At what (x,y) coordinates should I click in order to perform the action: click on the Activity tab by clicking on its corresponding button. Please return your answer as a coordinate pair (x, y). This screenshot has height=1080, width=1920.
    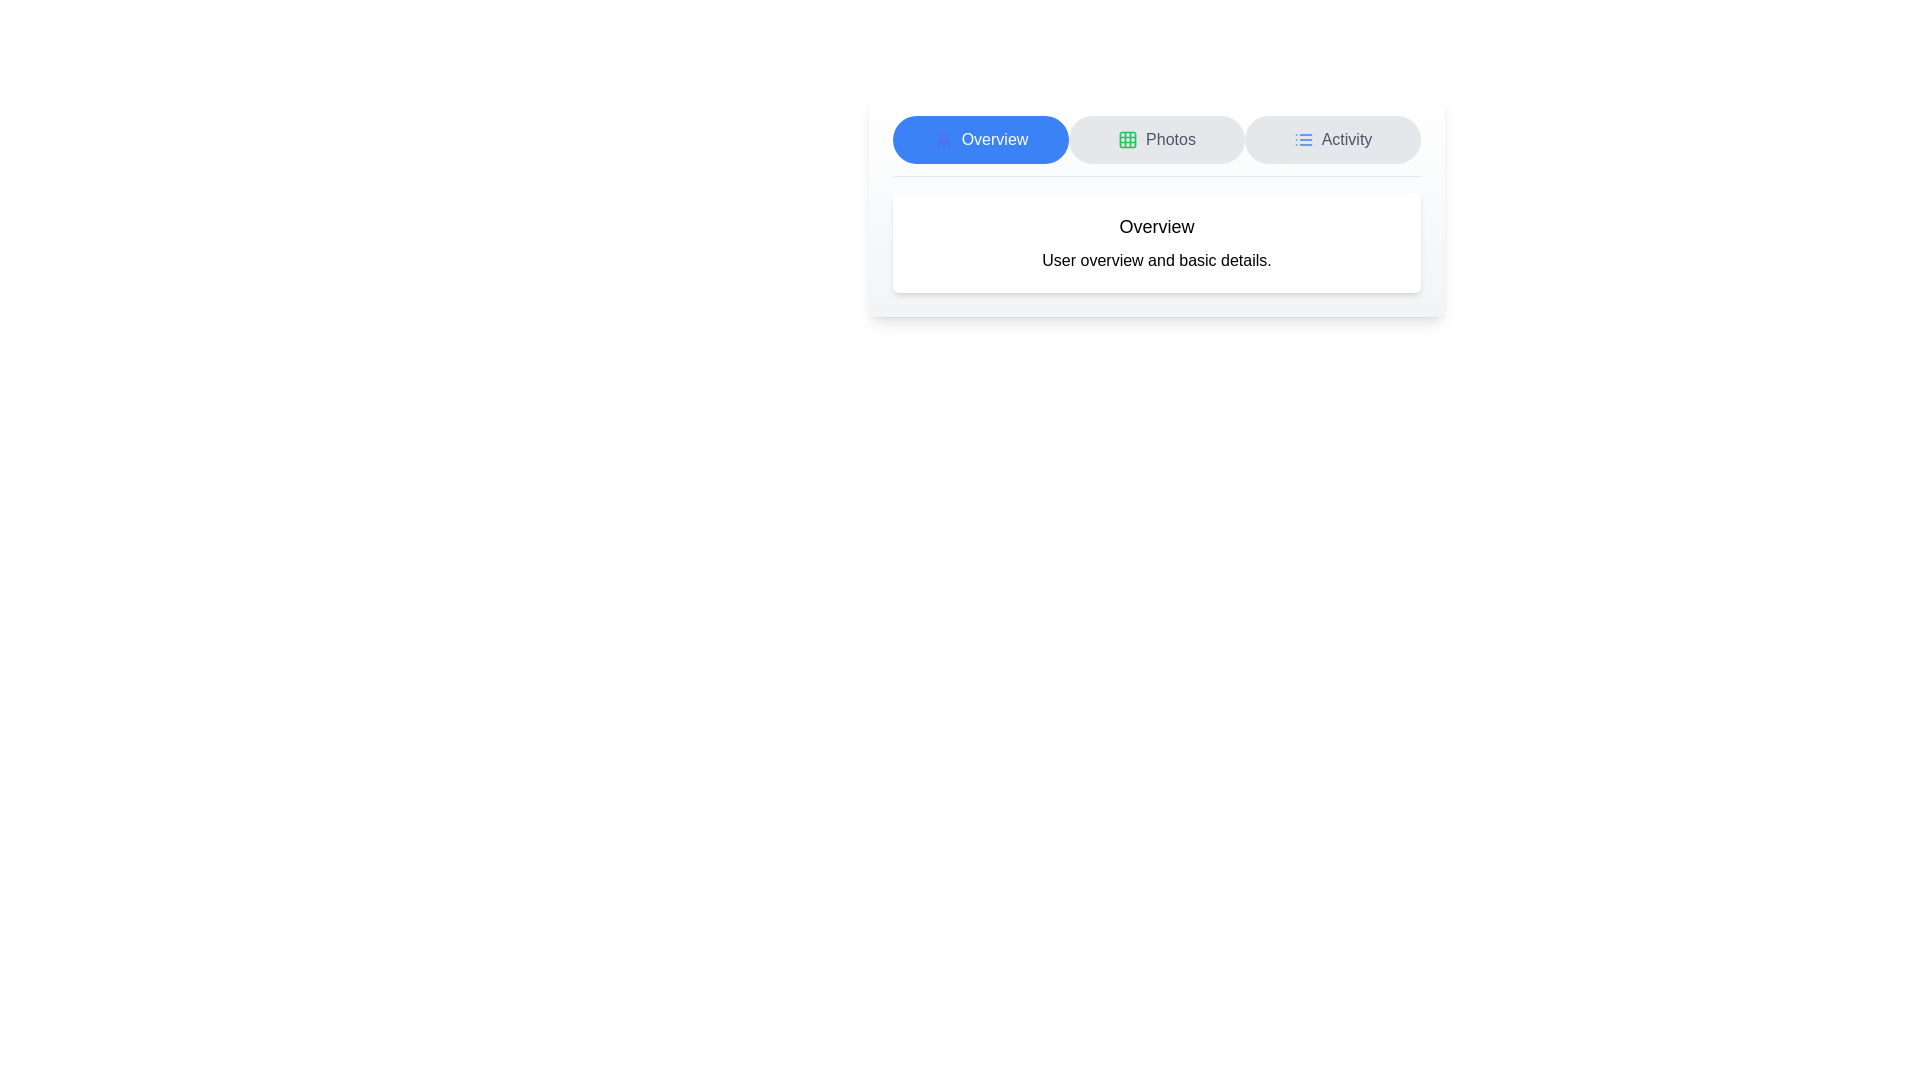
    Looking at the image, I should click on (1333, 138).